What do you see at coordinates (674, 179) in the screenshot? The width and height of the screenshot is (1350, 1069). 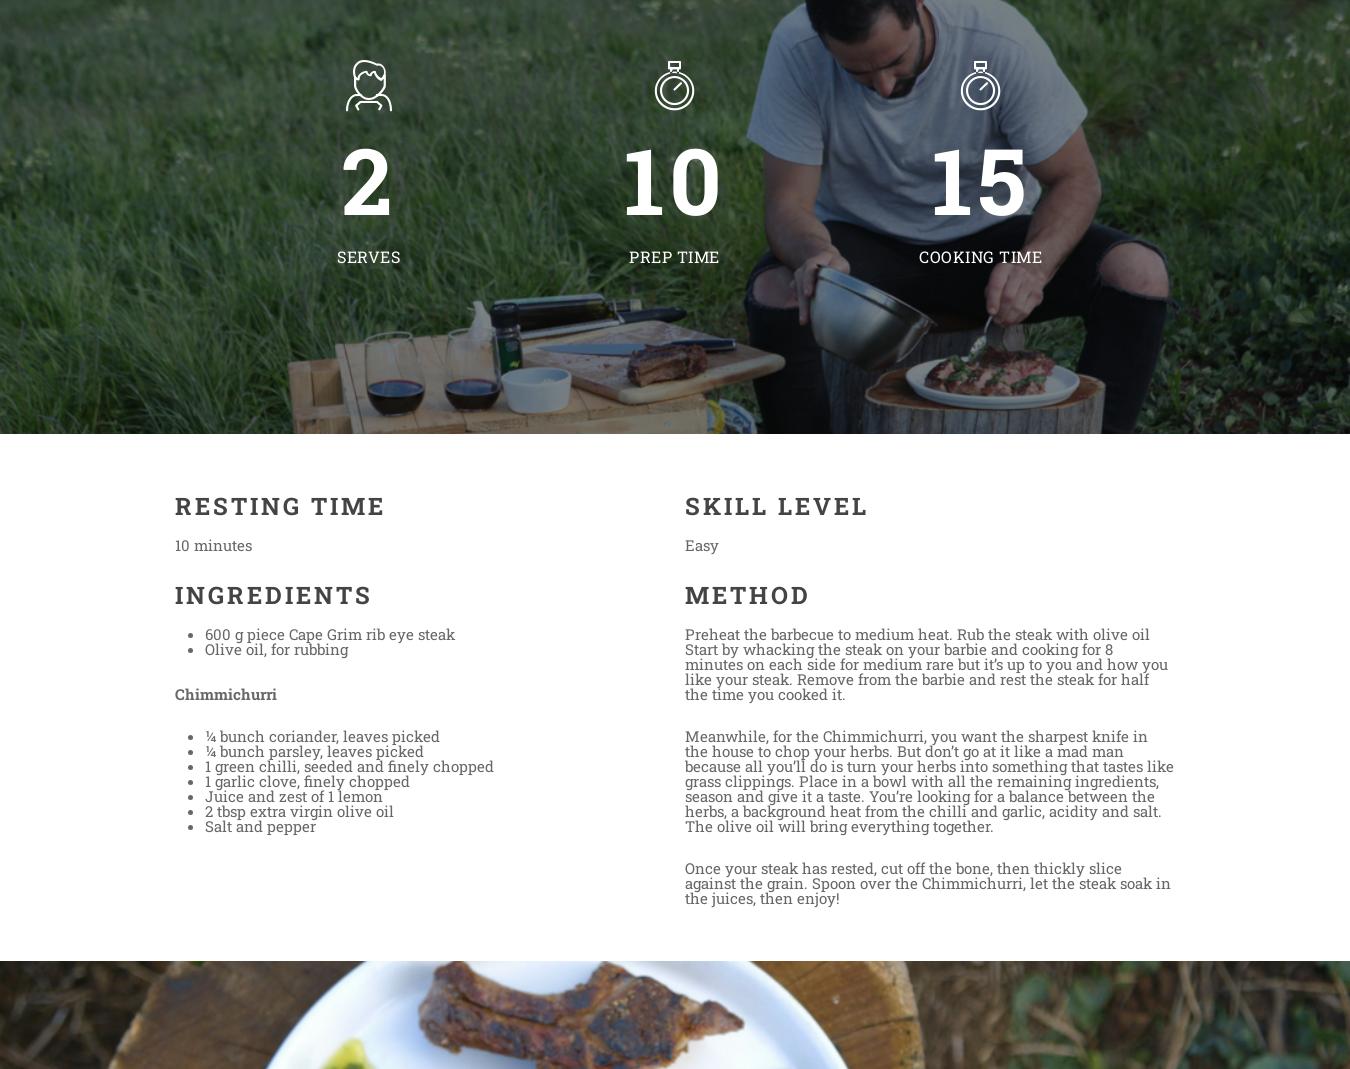 I see `'10'` at bounding box center [674, 179].